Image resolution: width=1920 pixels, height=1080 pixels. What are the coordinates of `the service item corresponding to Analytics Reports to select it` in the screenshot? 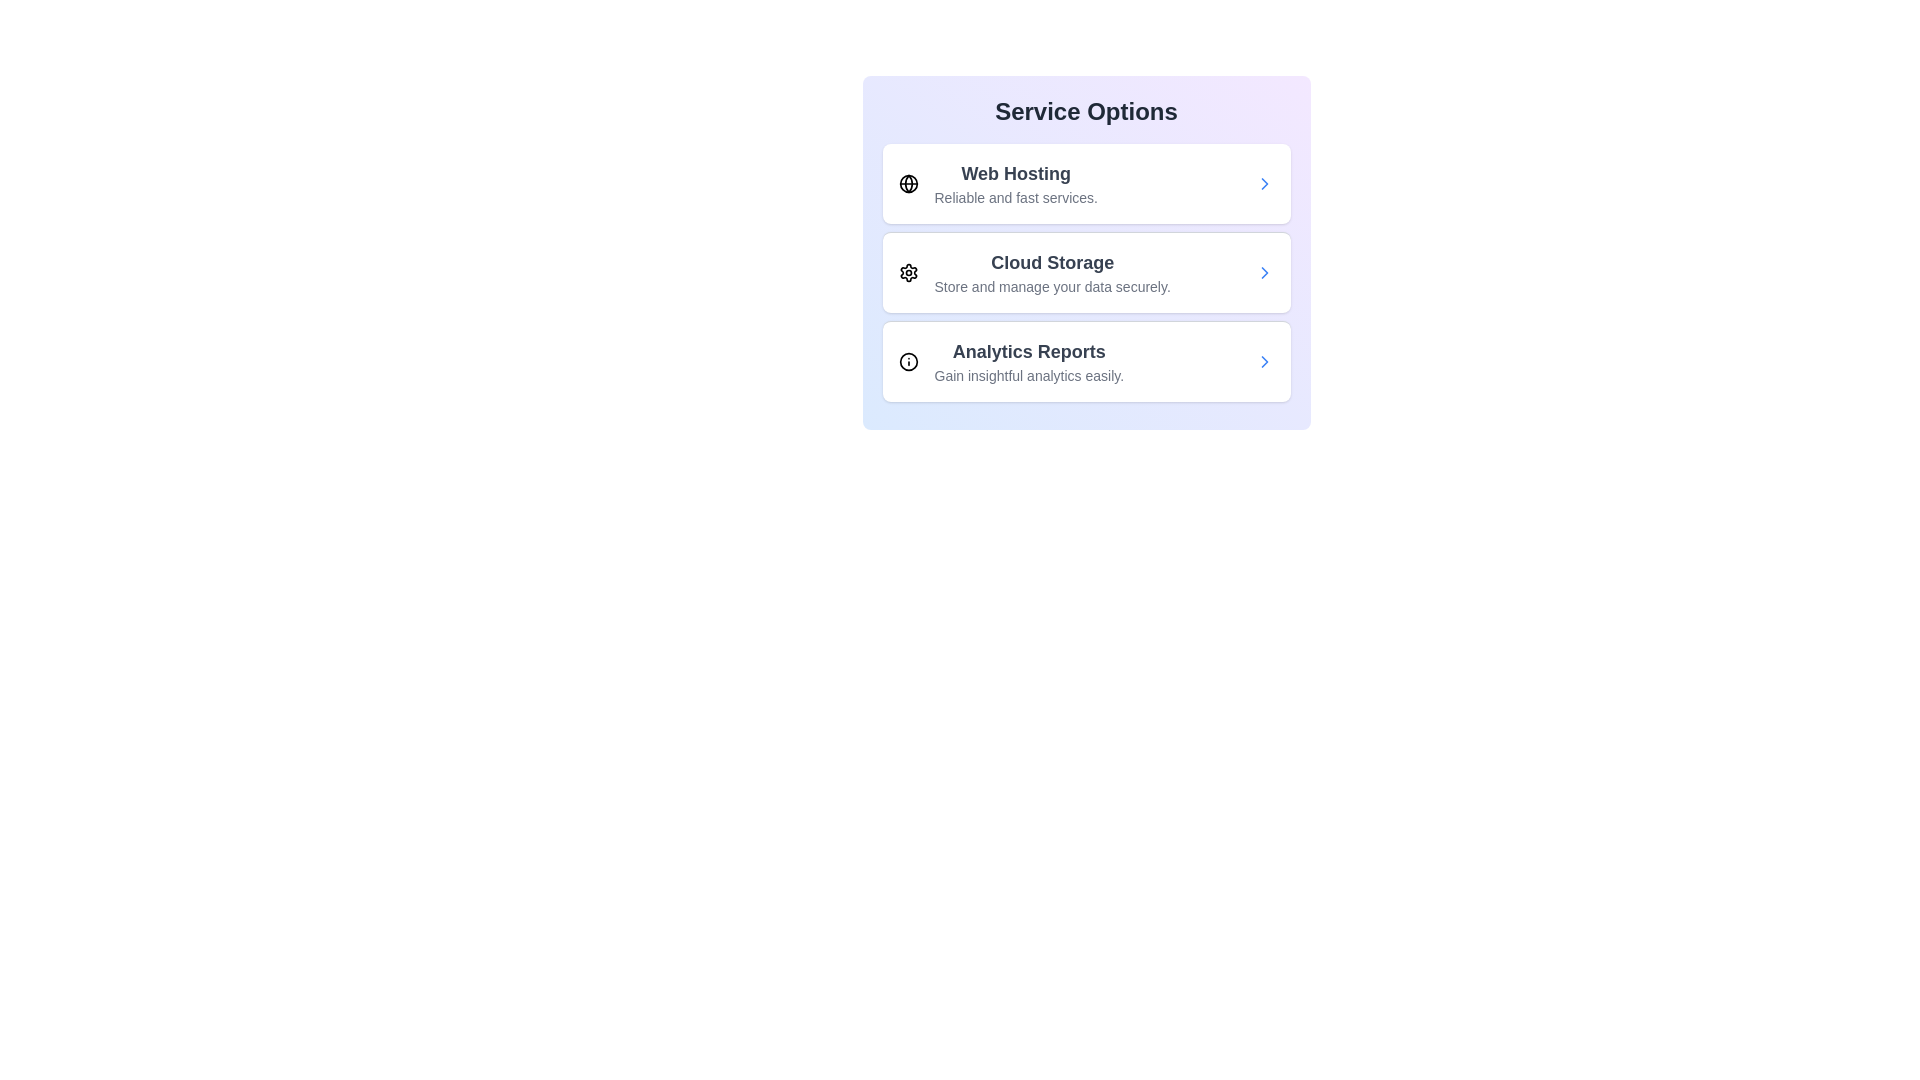 It's located at (1085, 361).